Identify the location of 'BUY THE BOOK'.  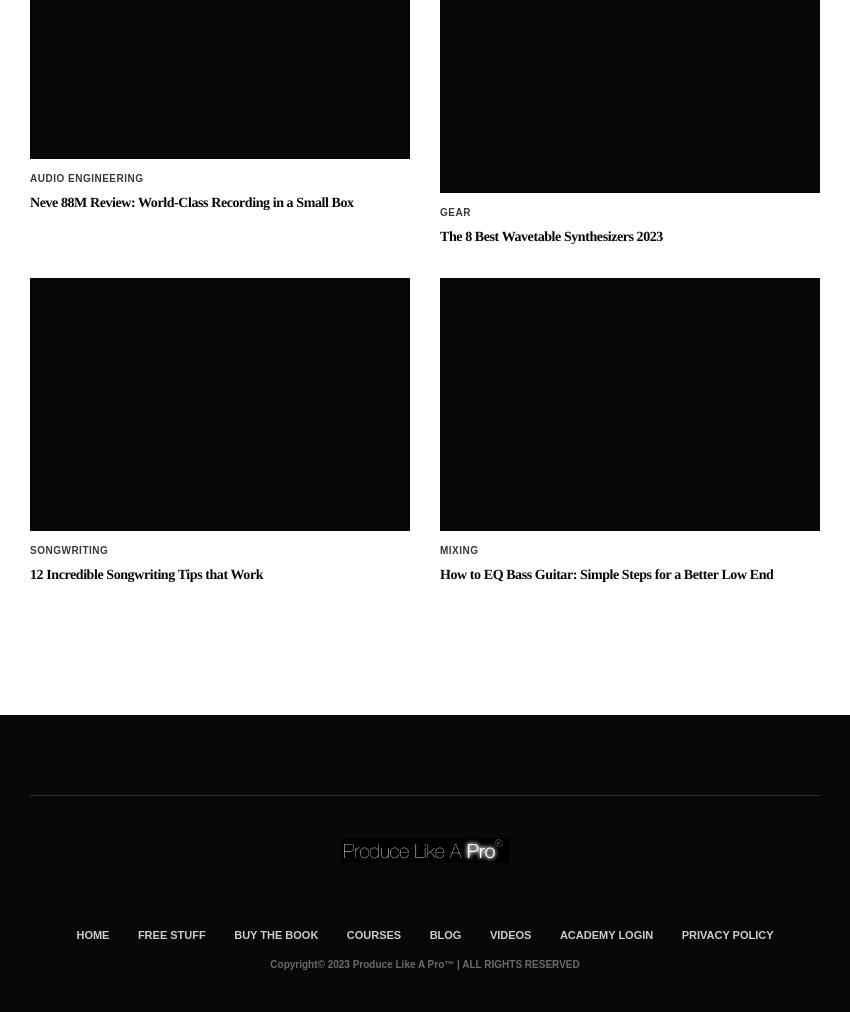
(274, 772).